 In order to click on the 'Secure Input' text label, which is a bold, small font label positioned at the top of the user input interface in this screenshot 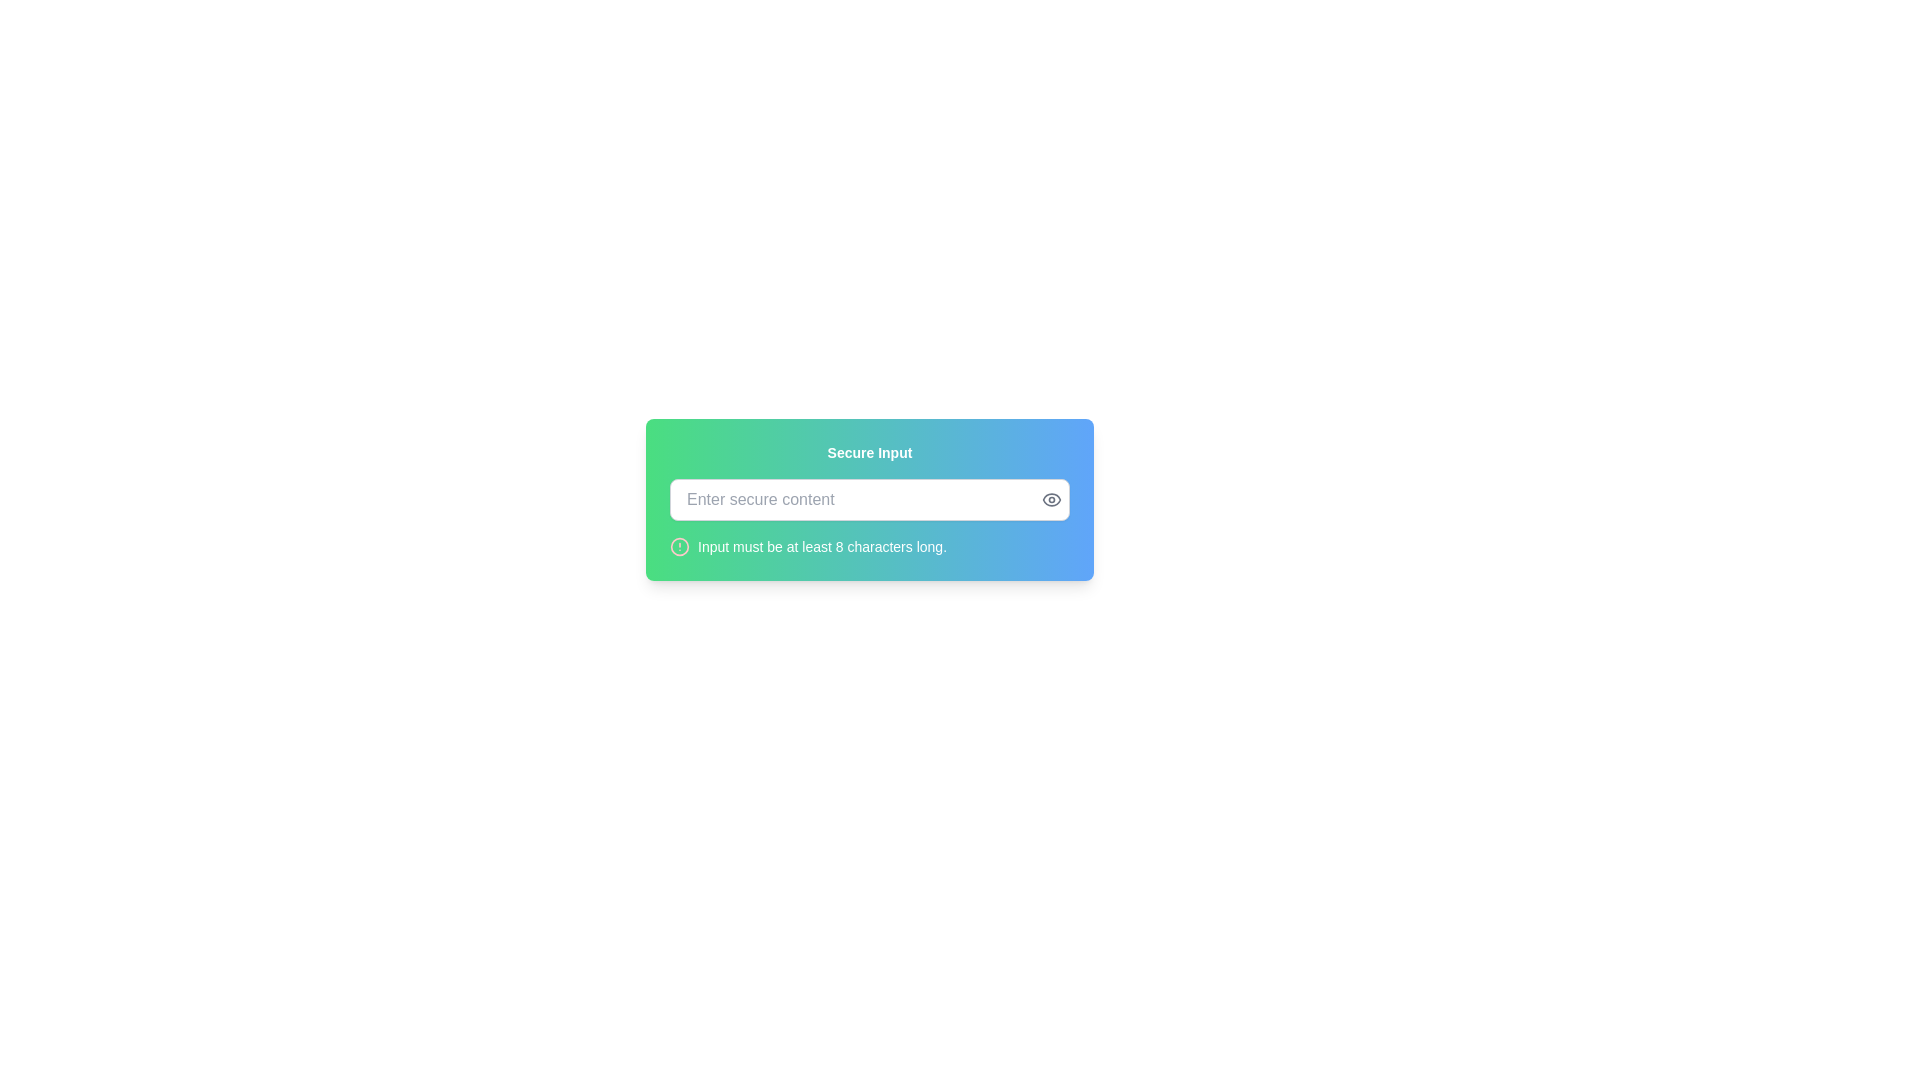, I will do `click(869, 452)`.